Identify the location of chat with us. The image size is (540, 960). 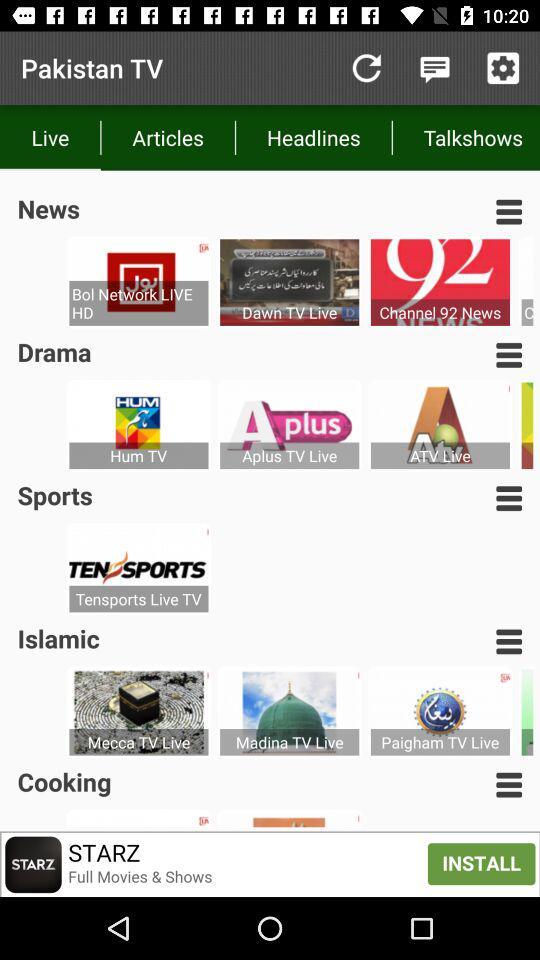
(434, 68).